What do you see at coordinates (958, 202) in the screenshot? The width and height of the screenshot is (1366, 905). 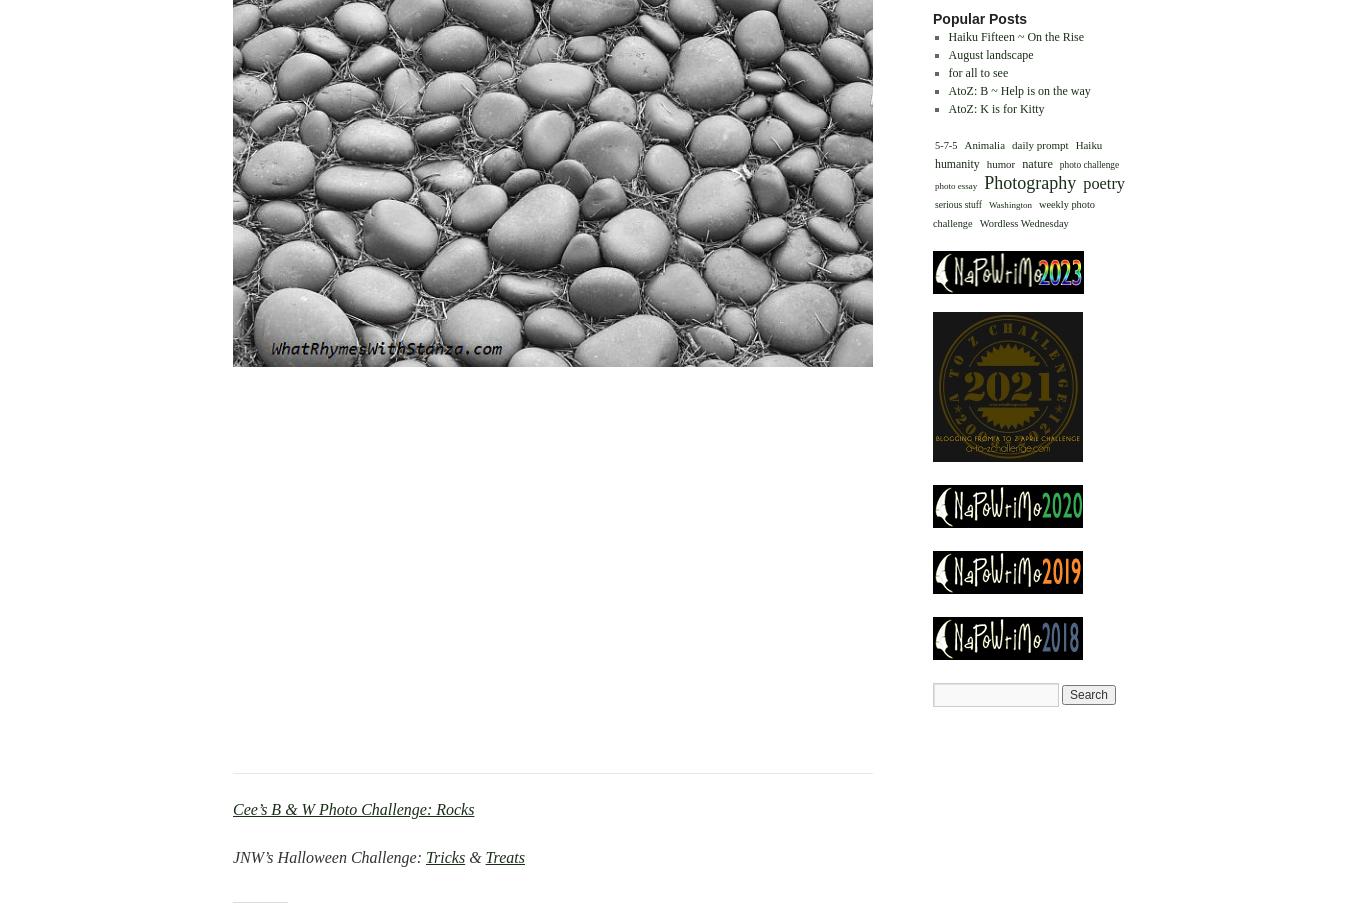 I see `'serious stuff'` at bounding box center [958, 202].